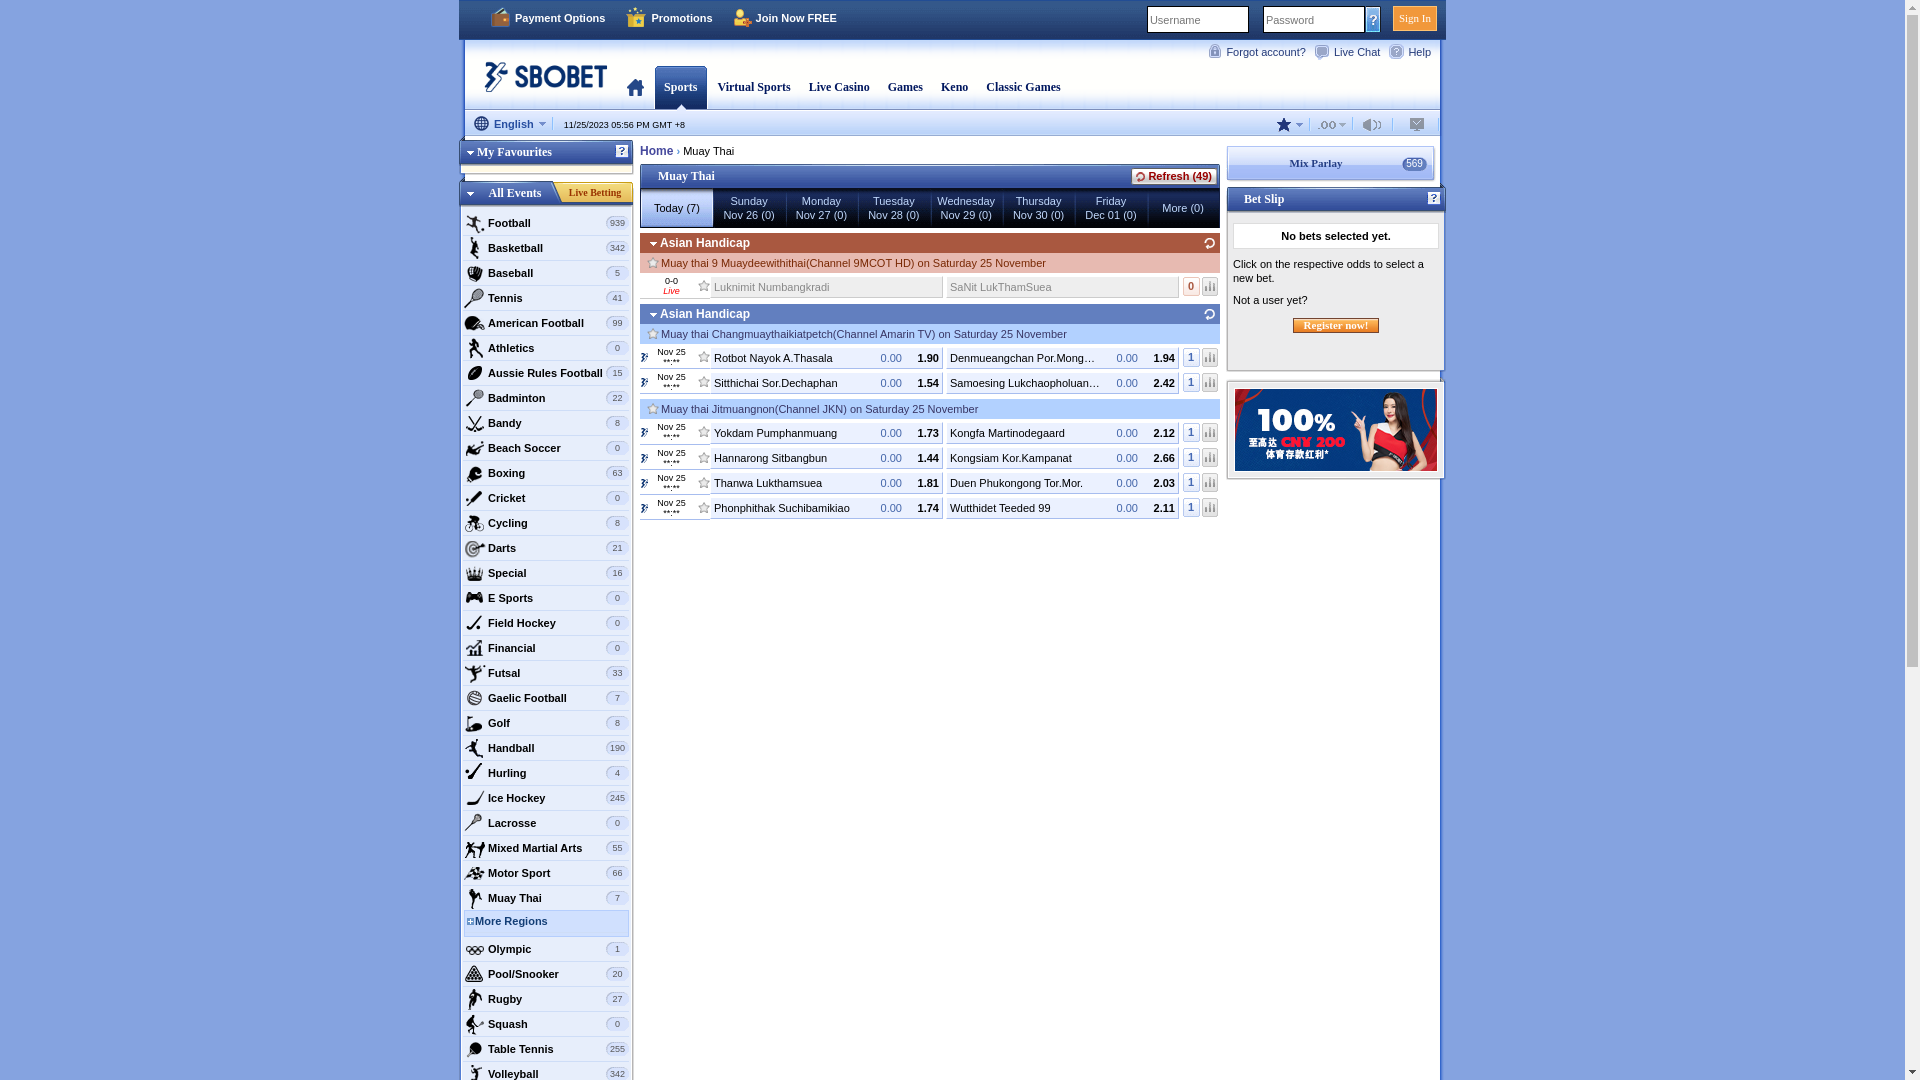 Image resolution: width=1920 pixels, height=1080 pixels. What do you see at coordinates (887, 86) in the screenshot?
I see `'Games'` at bounding box center [887, 86].